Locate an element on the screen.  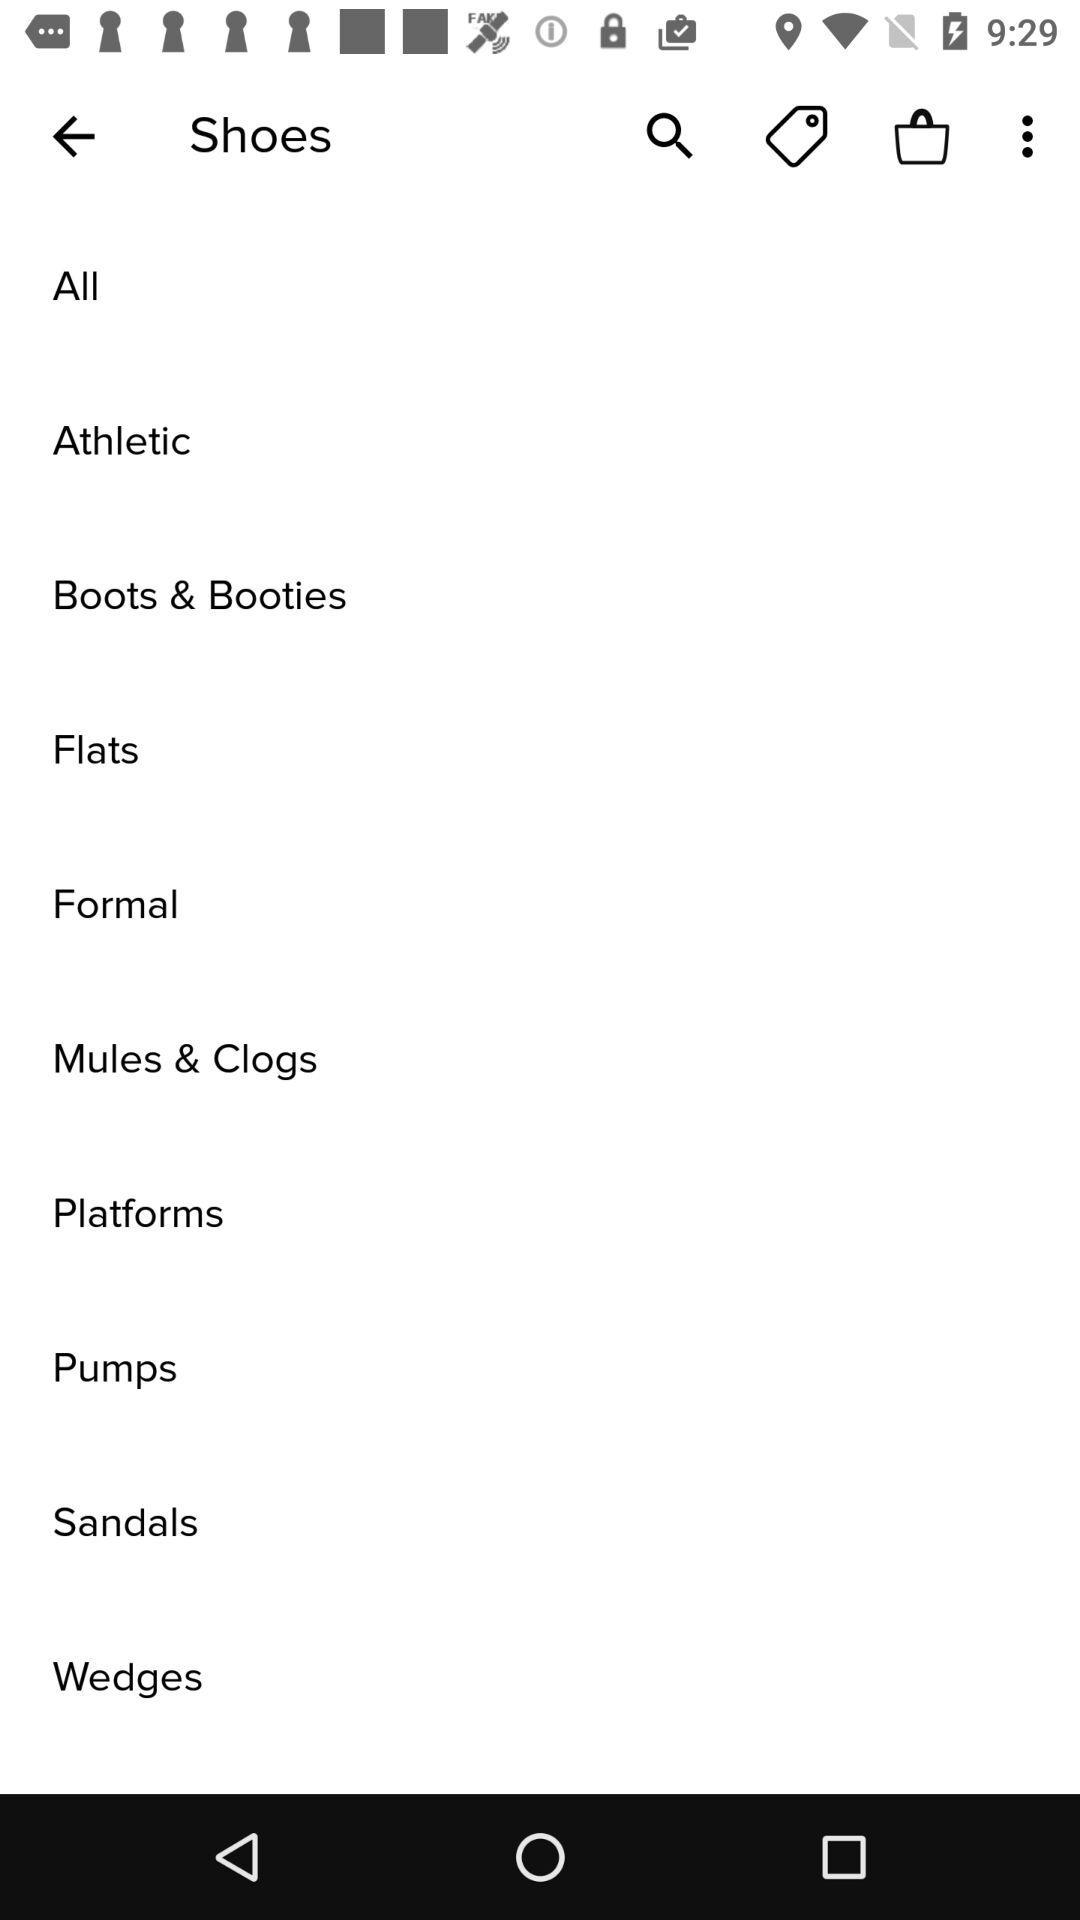
go back is located at coordinates (72, 135).